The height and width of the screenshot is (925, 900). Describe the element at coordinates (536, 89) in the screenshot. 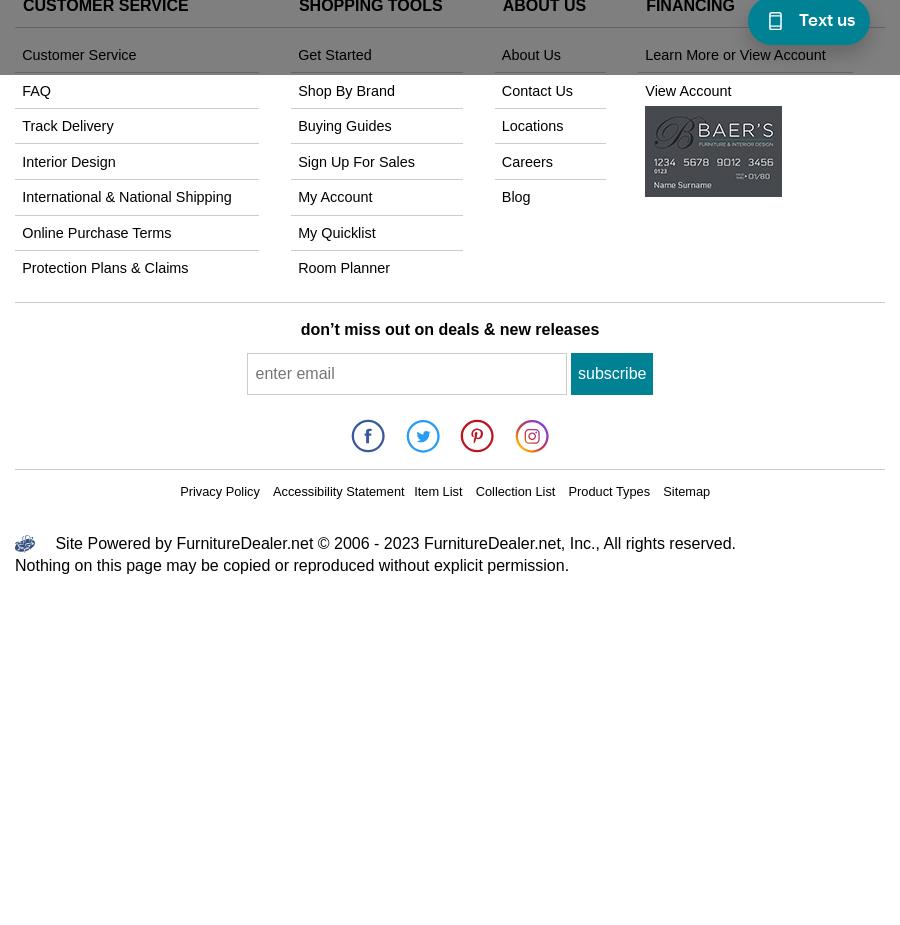

I see `'Contact Us'` at that location.